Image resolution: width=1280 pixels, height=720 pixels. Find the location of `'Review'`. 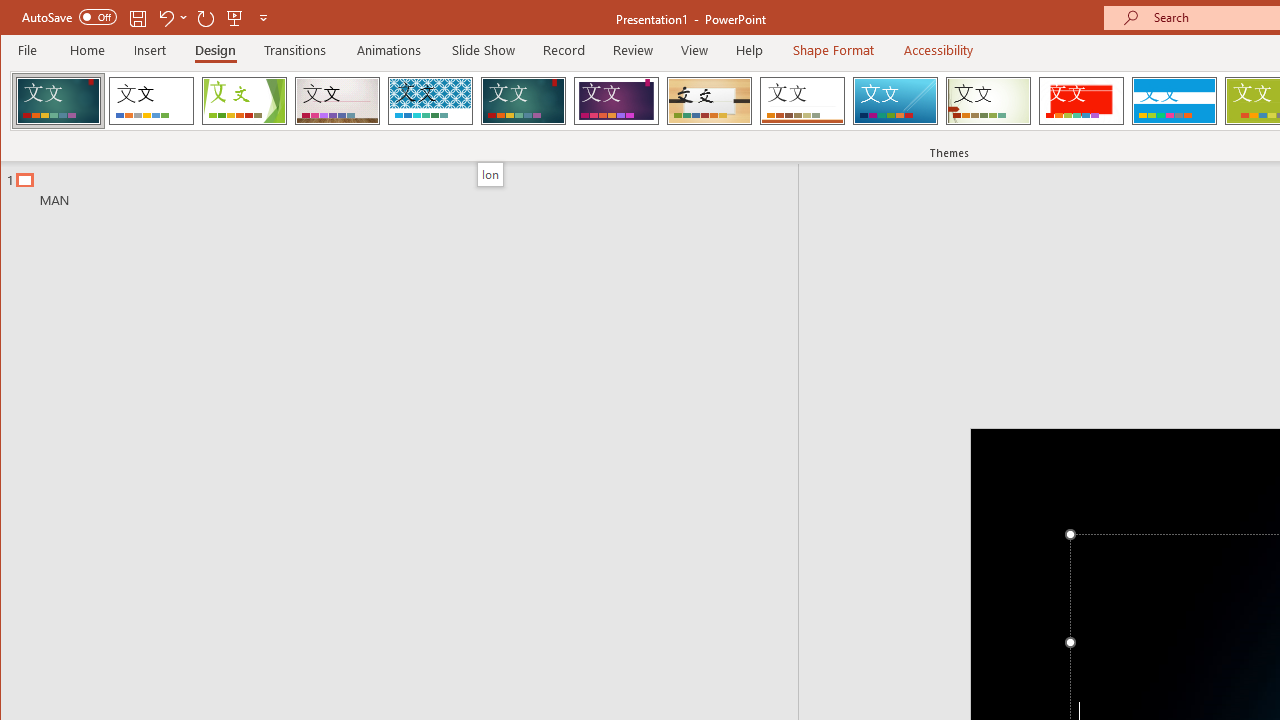

'Review' is located at coordinates (631, 49).